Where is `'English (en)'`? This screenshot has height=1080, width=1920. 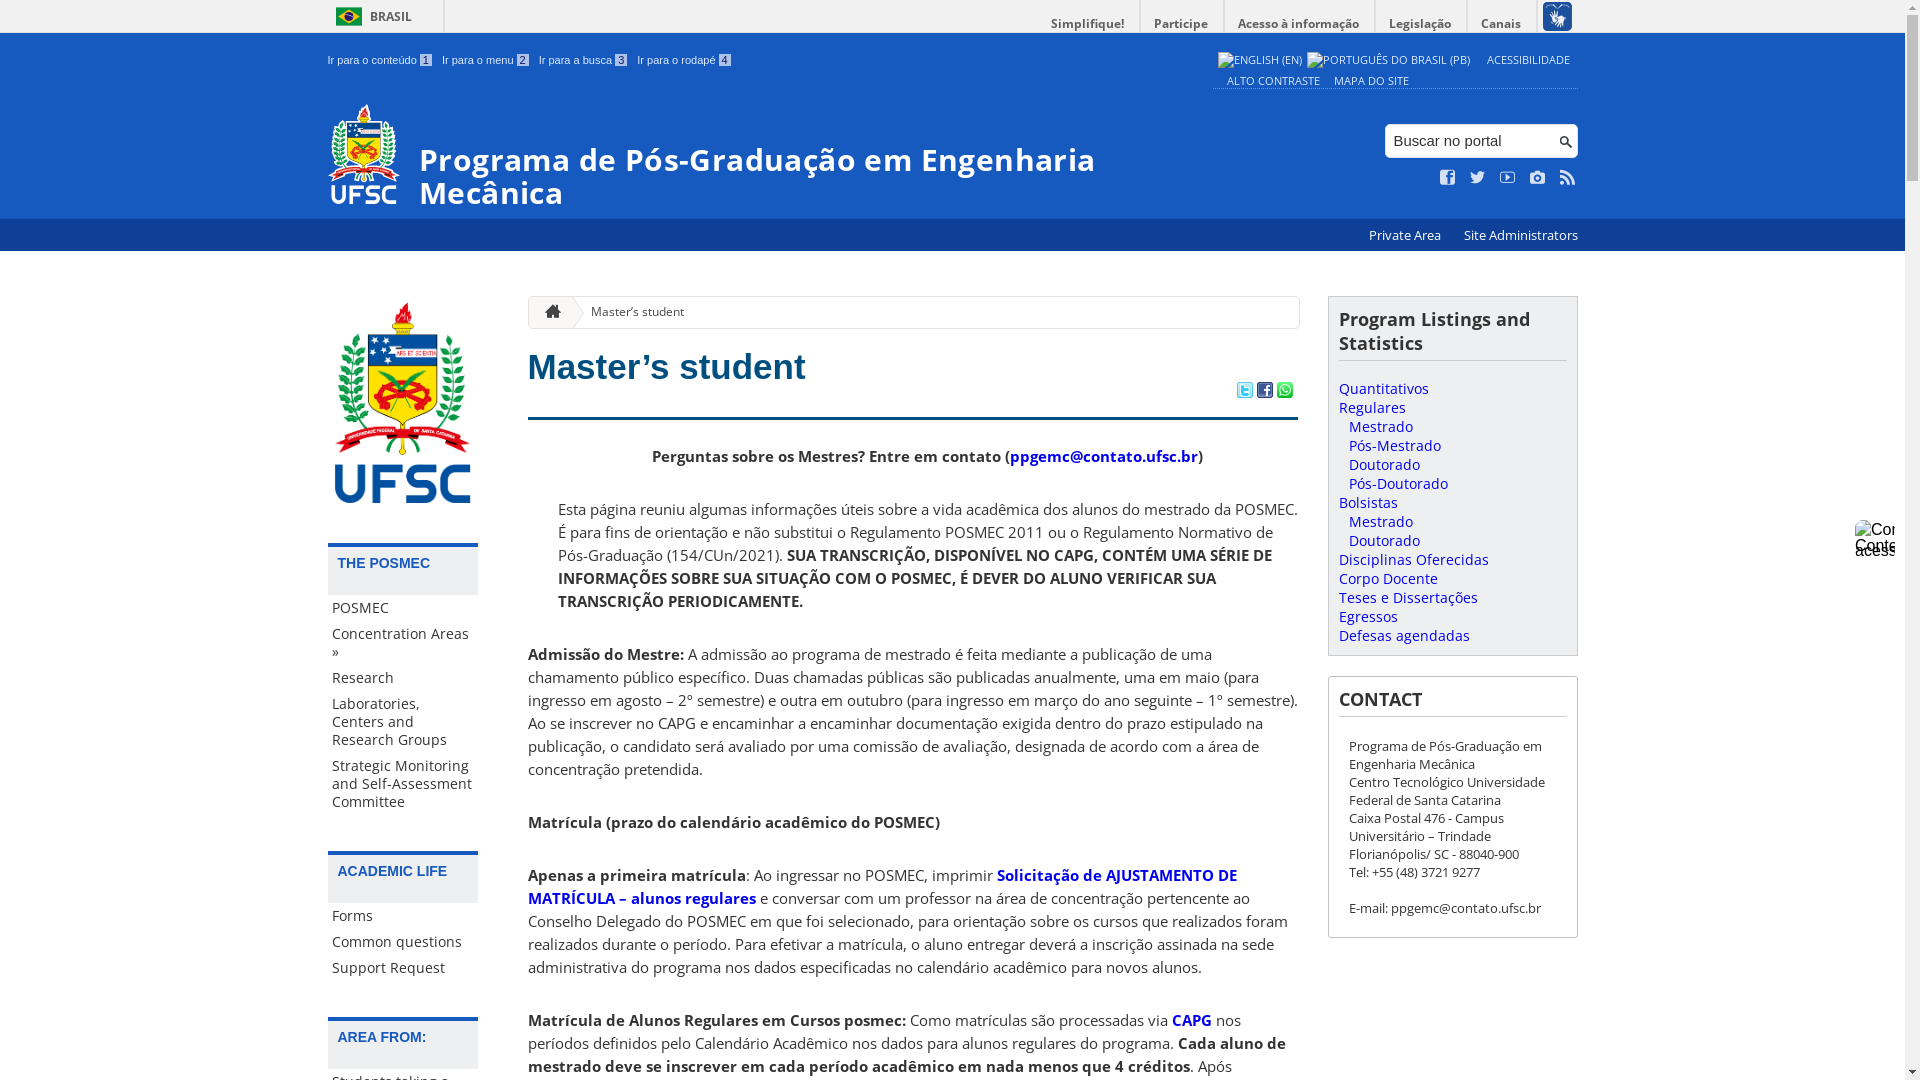 'English (en)' is located at coordinates (1258, 58).